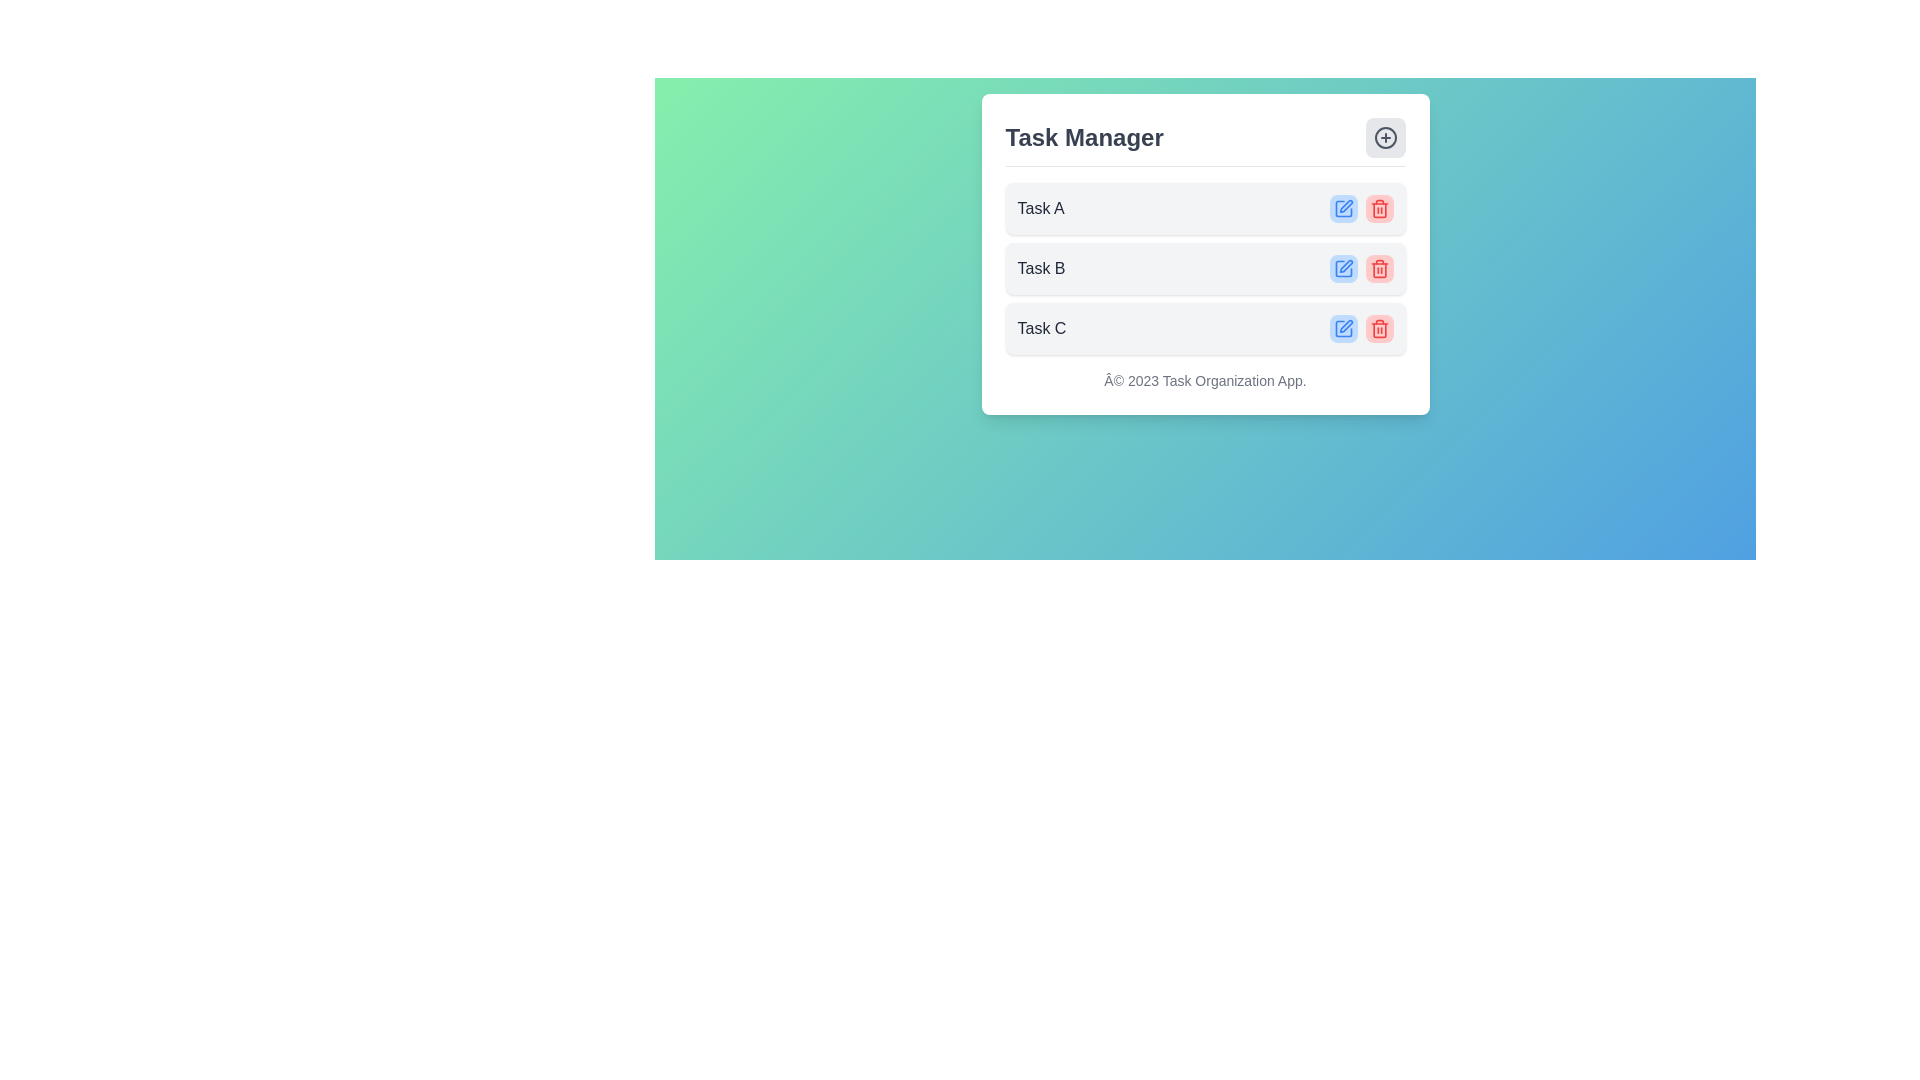 This screenshot has height=1080, width=1920. What do you see at coordinates (1384, 137) in the screenshot?
I see `the circular plus sign icon located at the top-right corner of the task manager interface to visualize its interactive state` at bounding box center [1384, 137].